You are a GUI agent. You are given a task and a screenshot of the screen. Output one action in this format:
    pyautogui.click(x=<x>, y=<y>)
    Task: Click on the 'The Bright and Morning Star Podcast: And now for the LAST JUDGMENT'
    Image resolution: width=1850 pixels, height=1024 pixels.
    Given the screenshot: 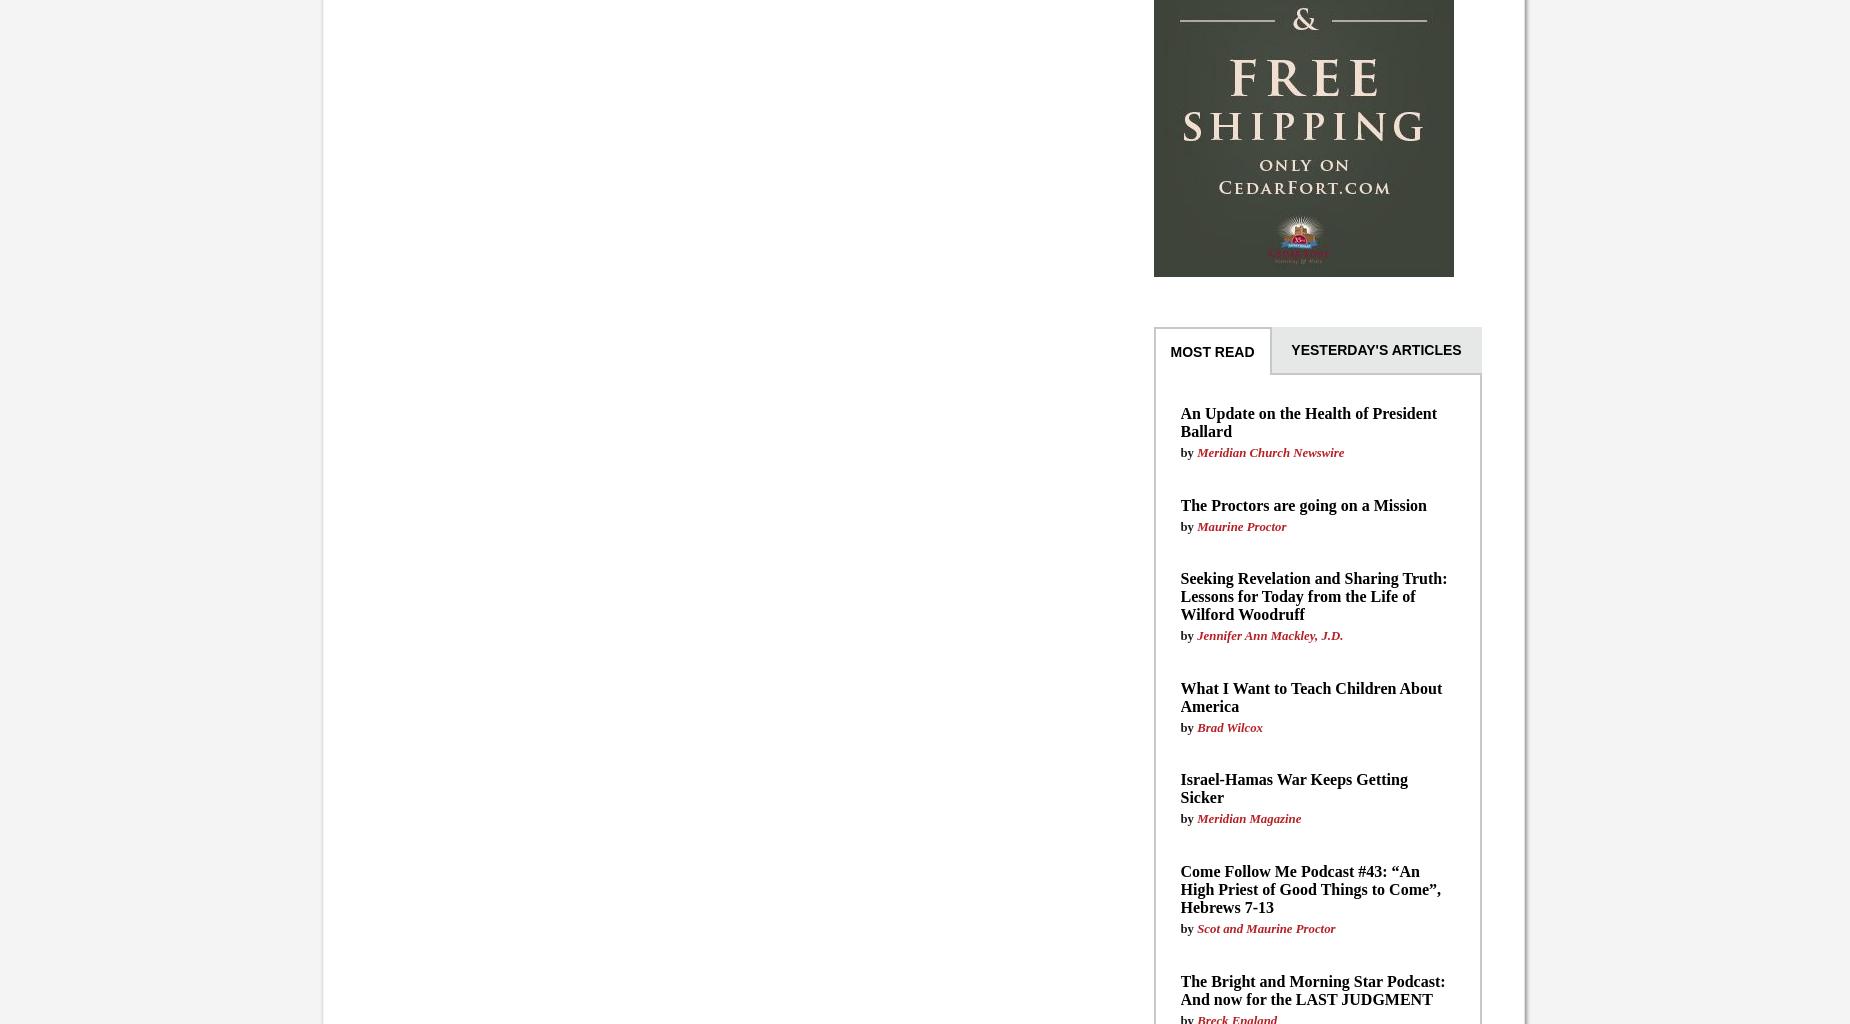 What is the action you would take?
    pyautogui.click(x=1178, y=988)
    